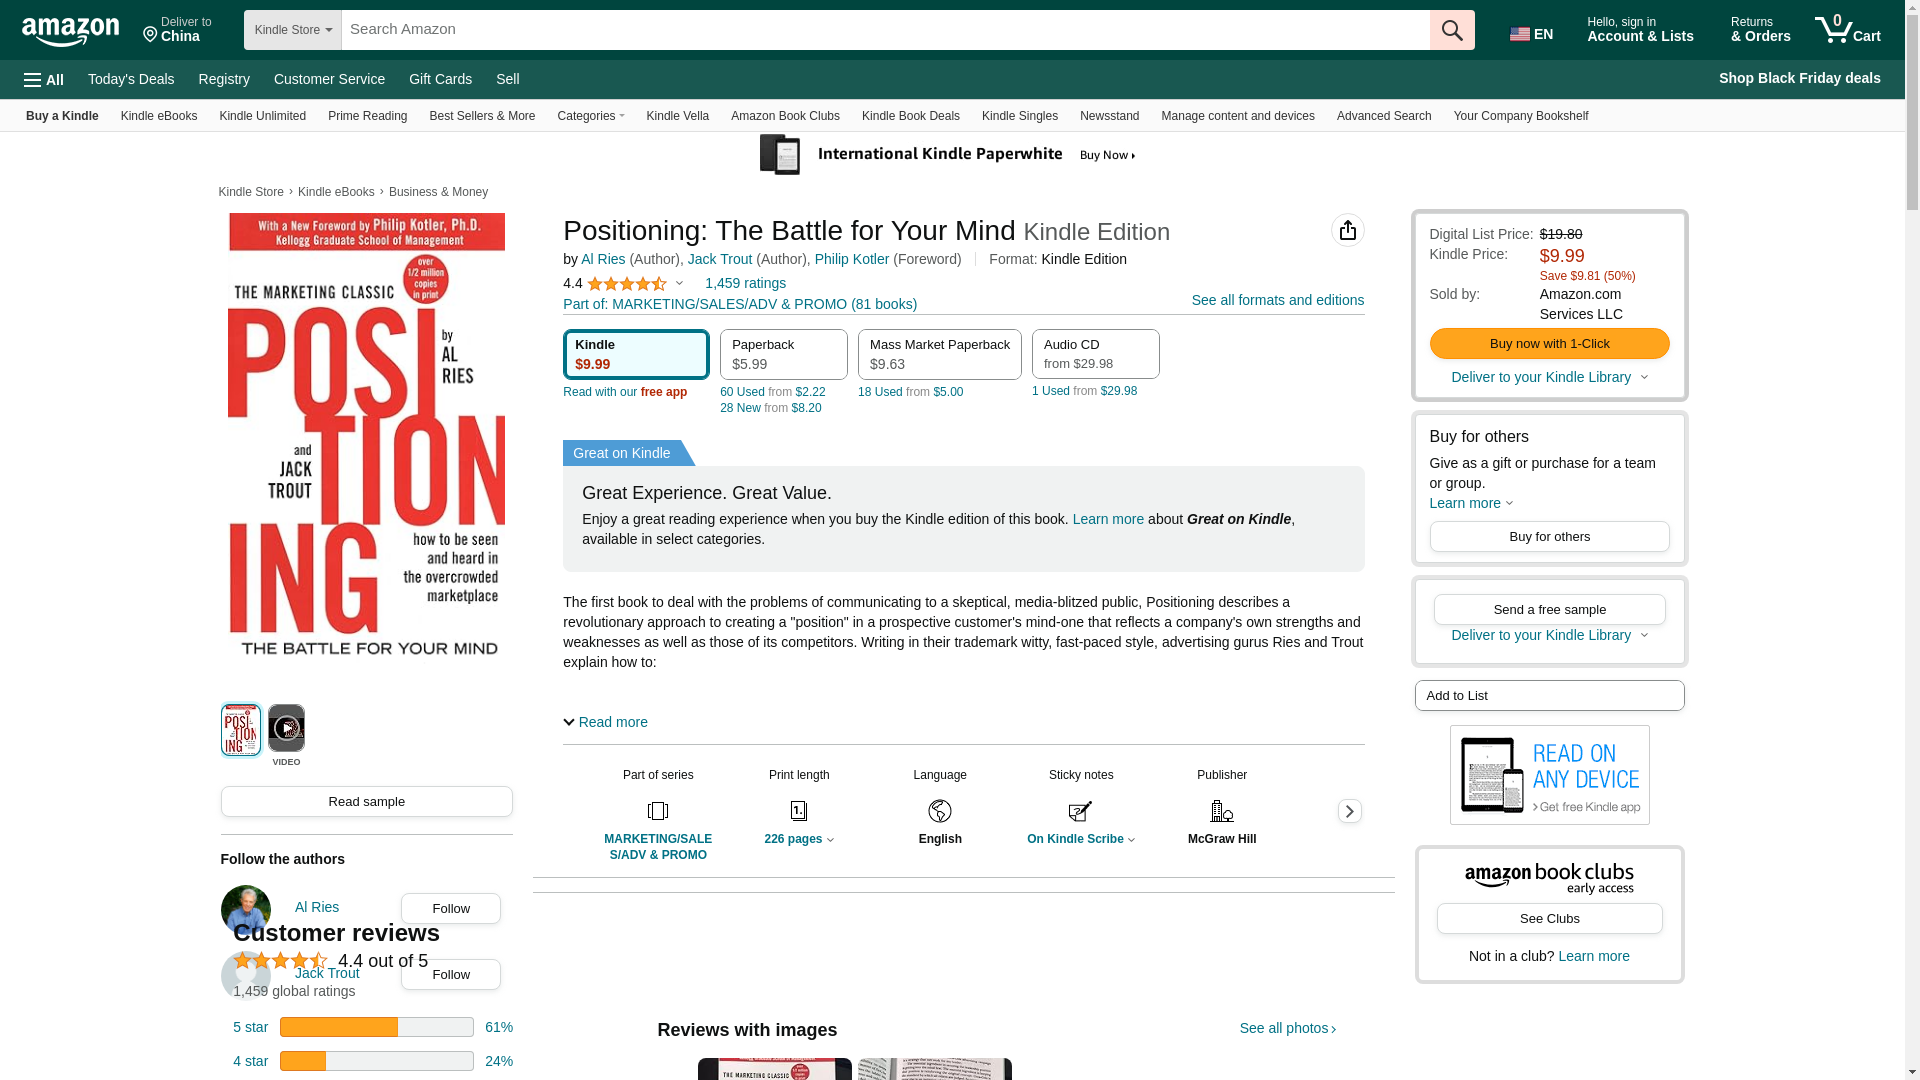 The image size is (1920, 1080). What do you see at coordinates (1450, 377) in the screenshot?
I see `'Deliver to your Kindle Library'` at bounding box center [1450, 377].